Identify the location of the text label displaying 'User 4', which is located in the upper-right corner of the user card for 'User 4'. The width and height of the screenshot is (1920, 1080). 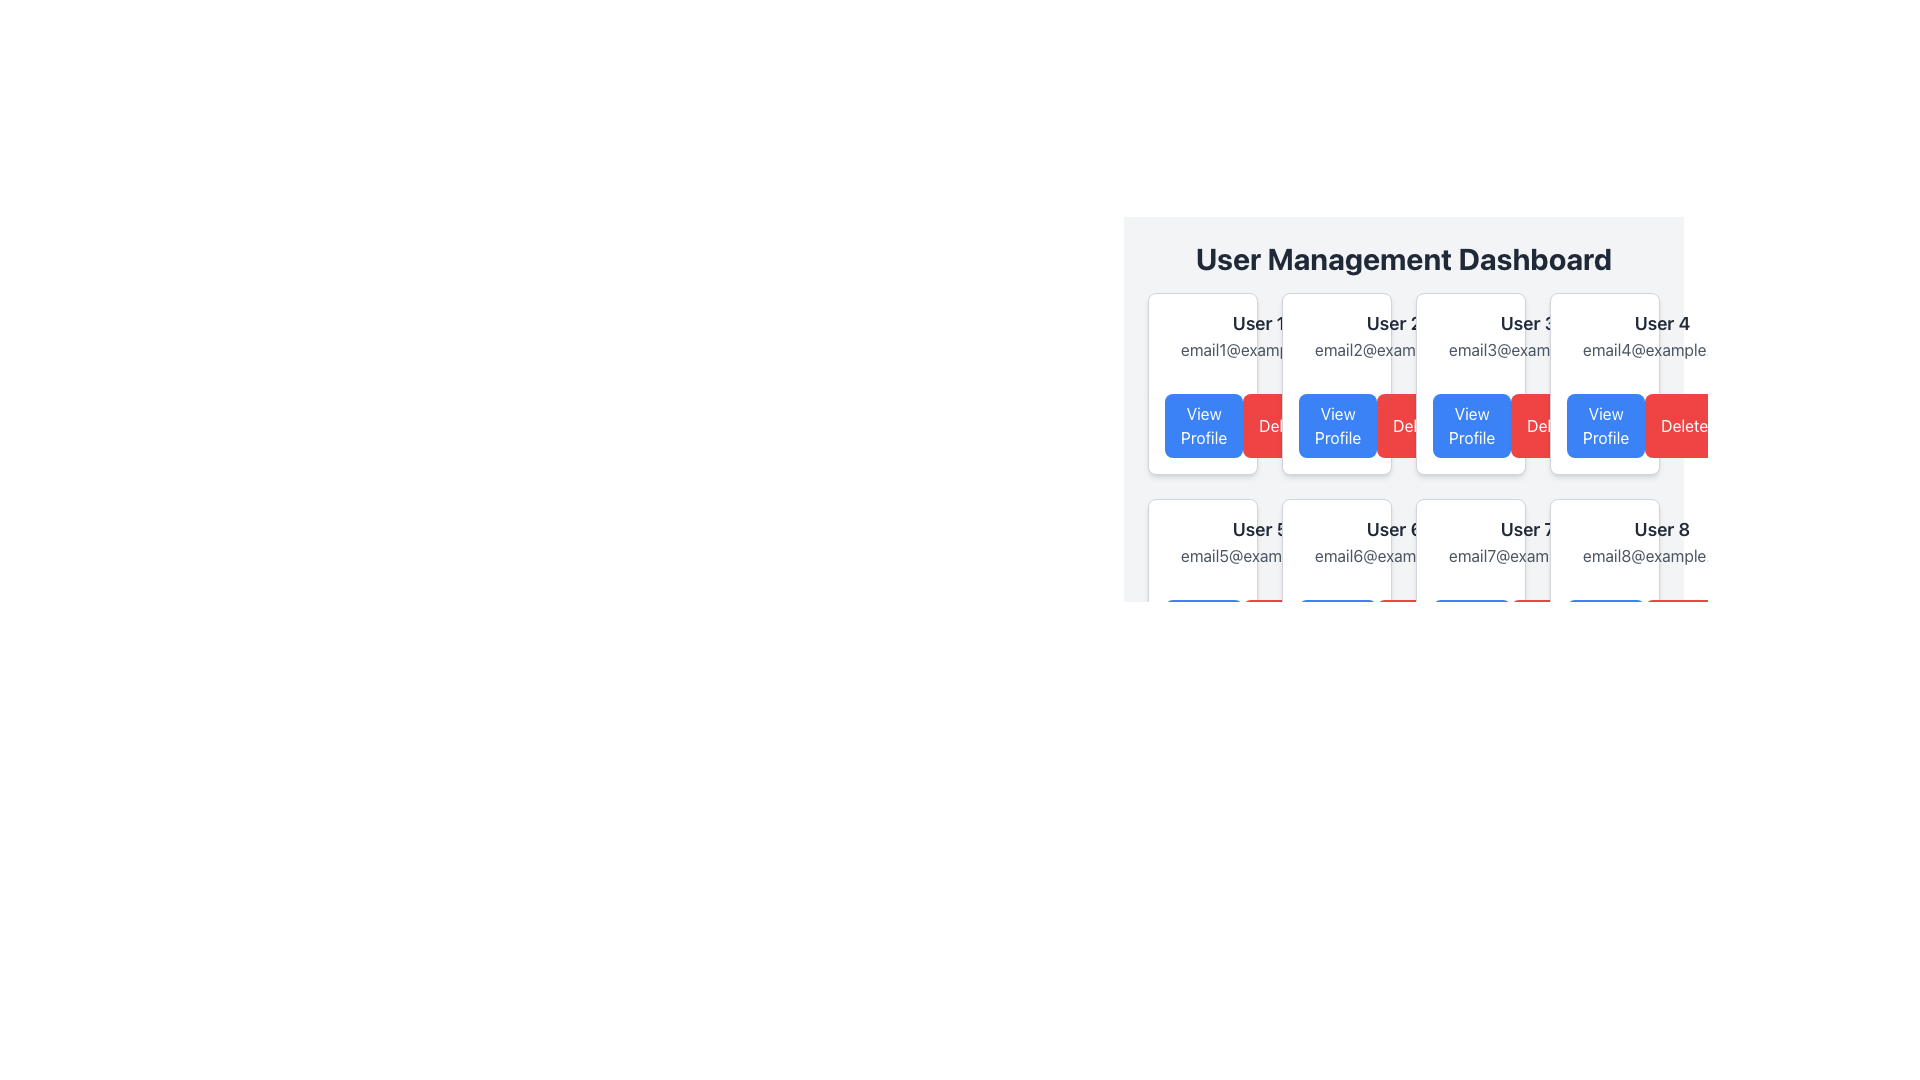
(1662, 323).